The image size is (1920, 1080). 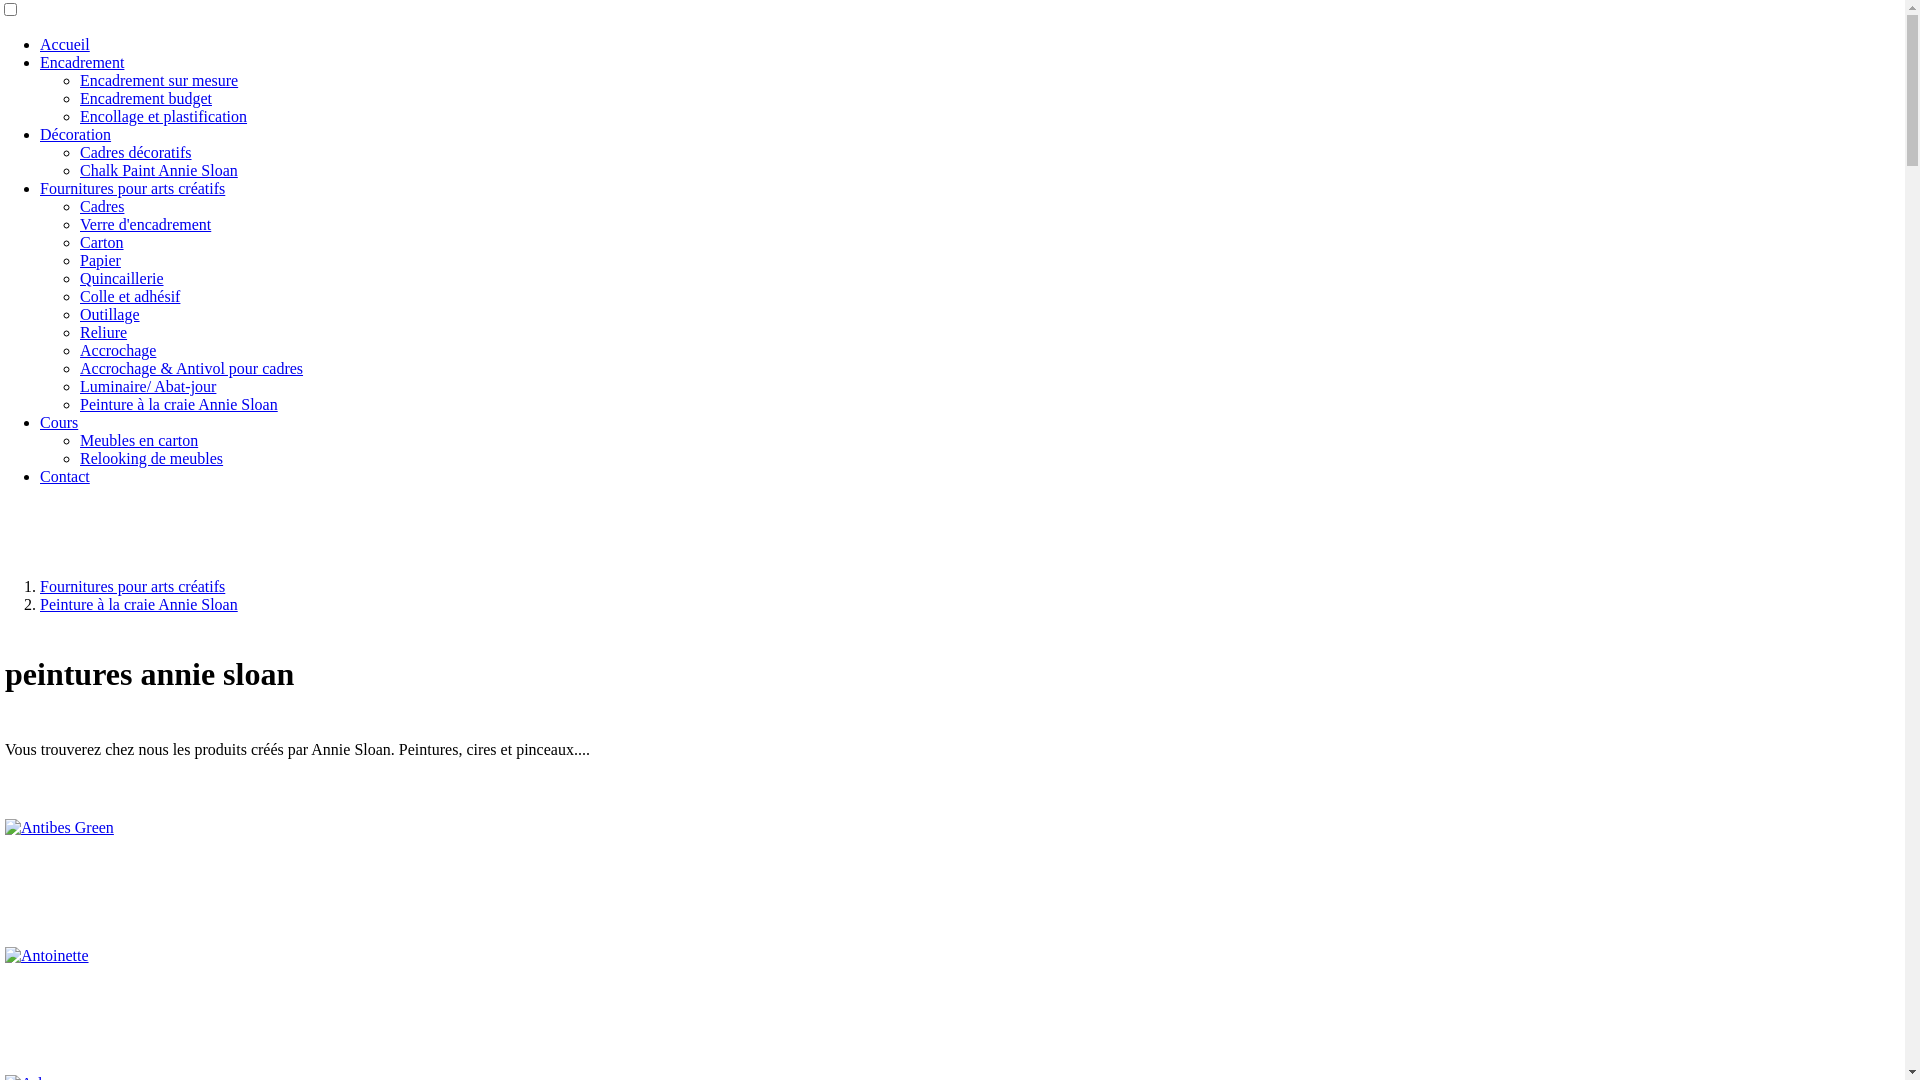 I want to click on 'Cours', so click(x=58, y=421).